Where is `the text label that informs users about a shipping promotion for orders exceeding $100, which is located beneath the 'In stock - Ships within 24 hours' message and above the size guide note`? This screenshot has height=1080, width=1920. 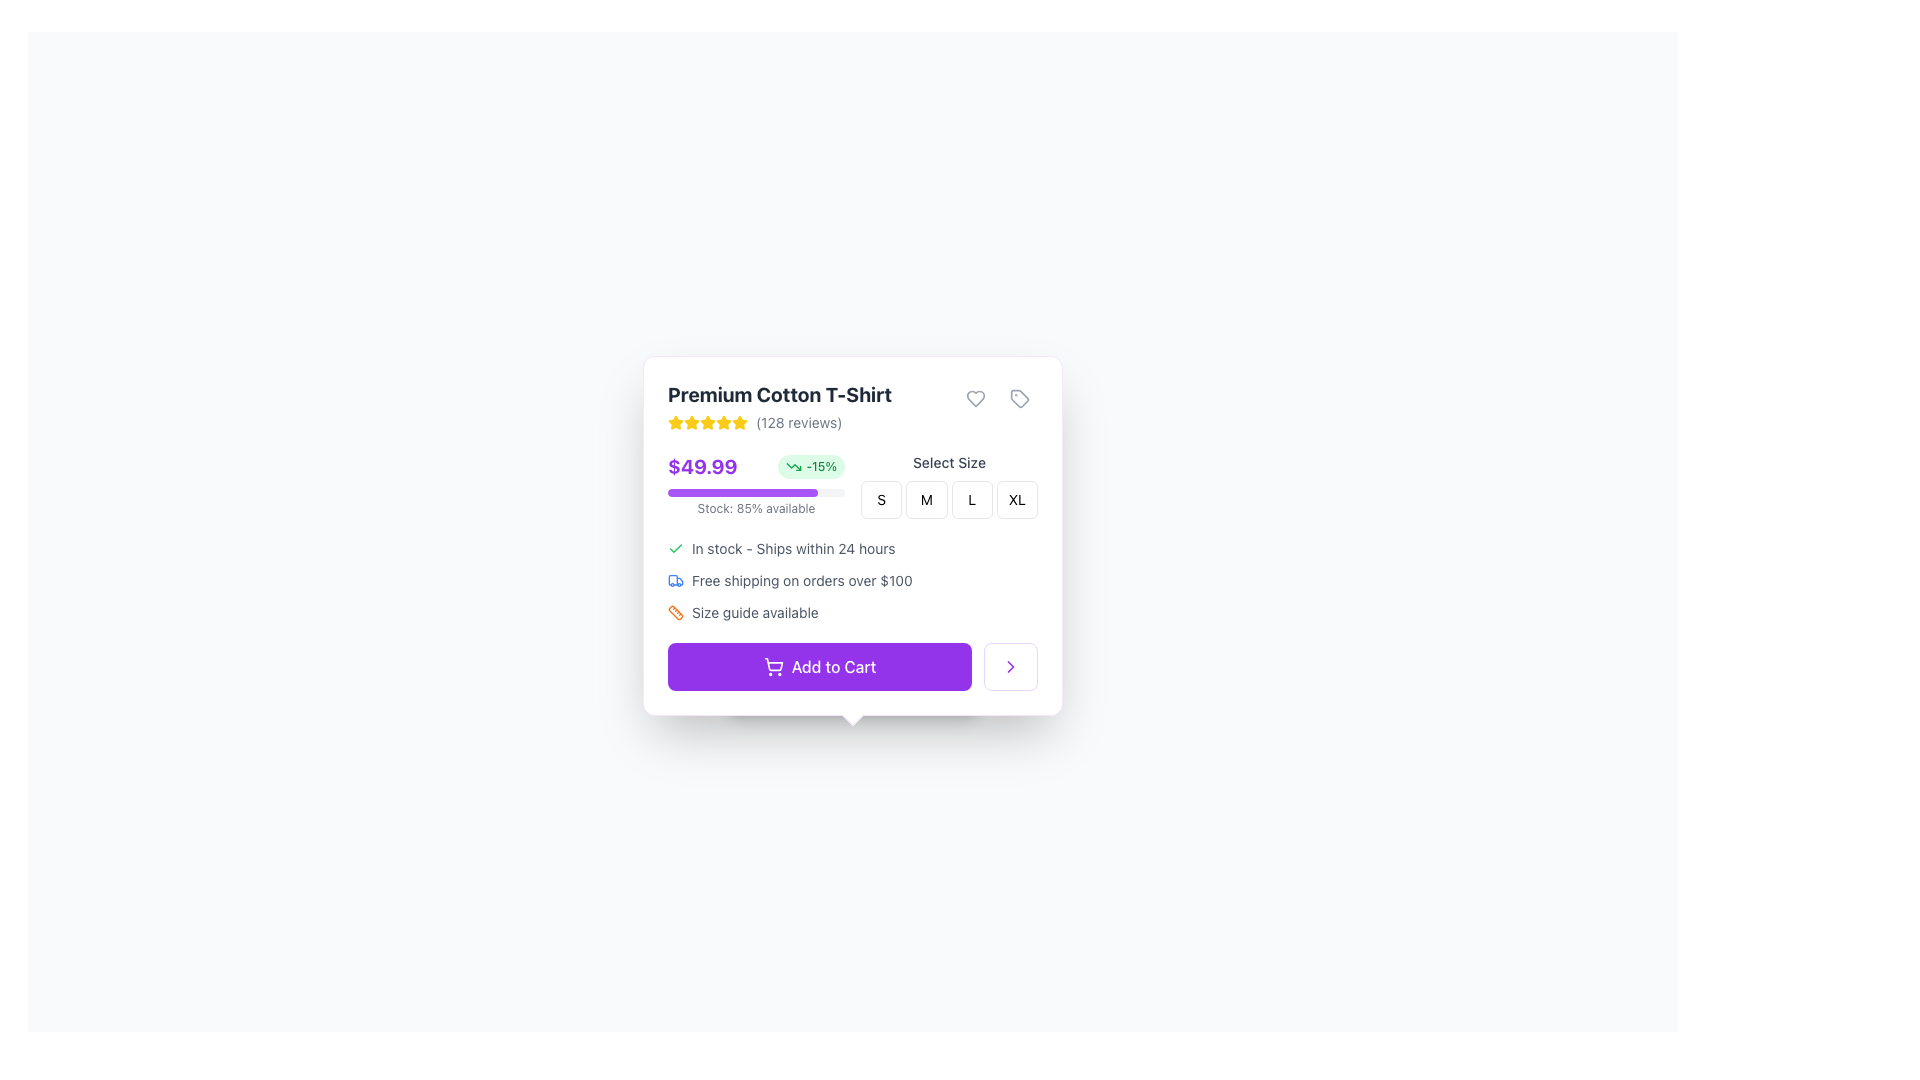
the text label that informs users about a shipping promotion for orders exceeding $100, which is located beneath the 'In stock - Ships within 24 hours' message and above the size guide note is located at coordinates (802, 581).